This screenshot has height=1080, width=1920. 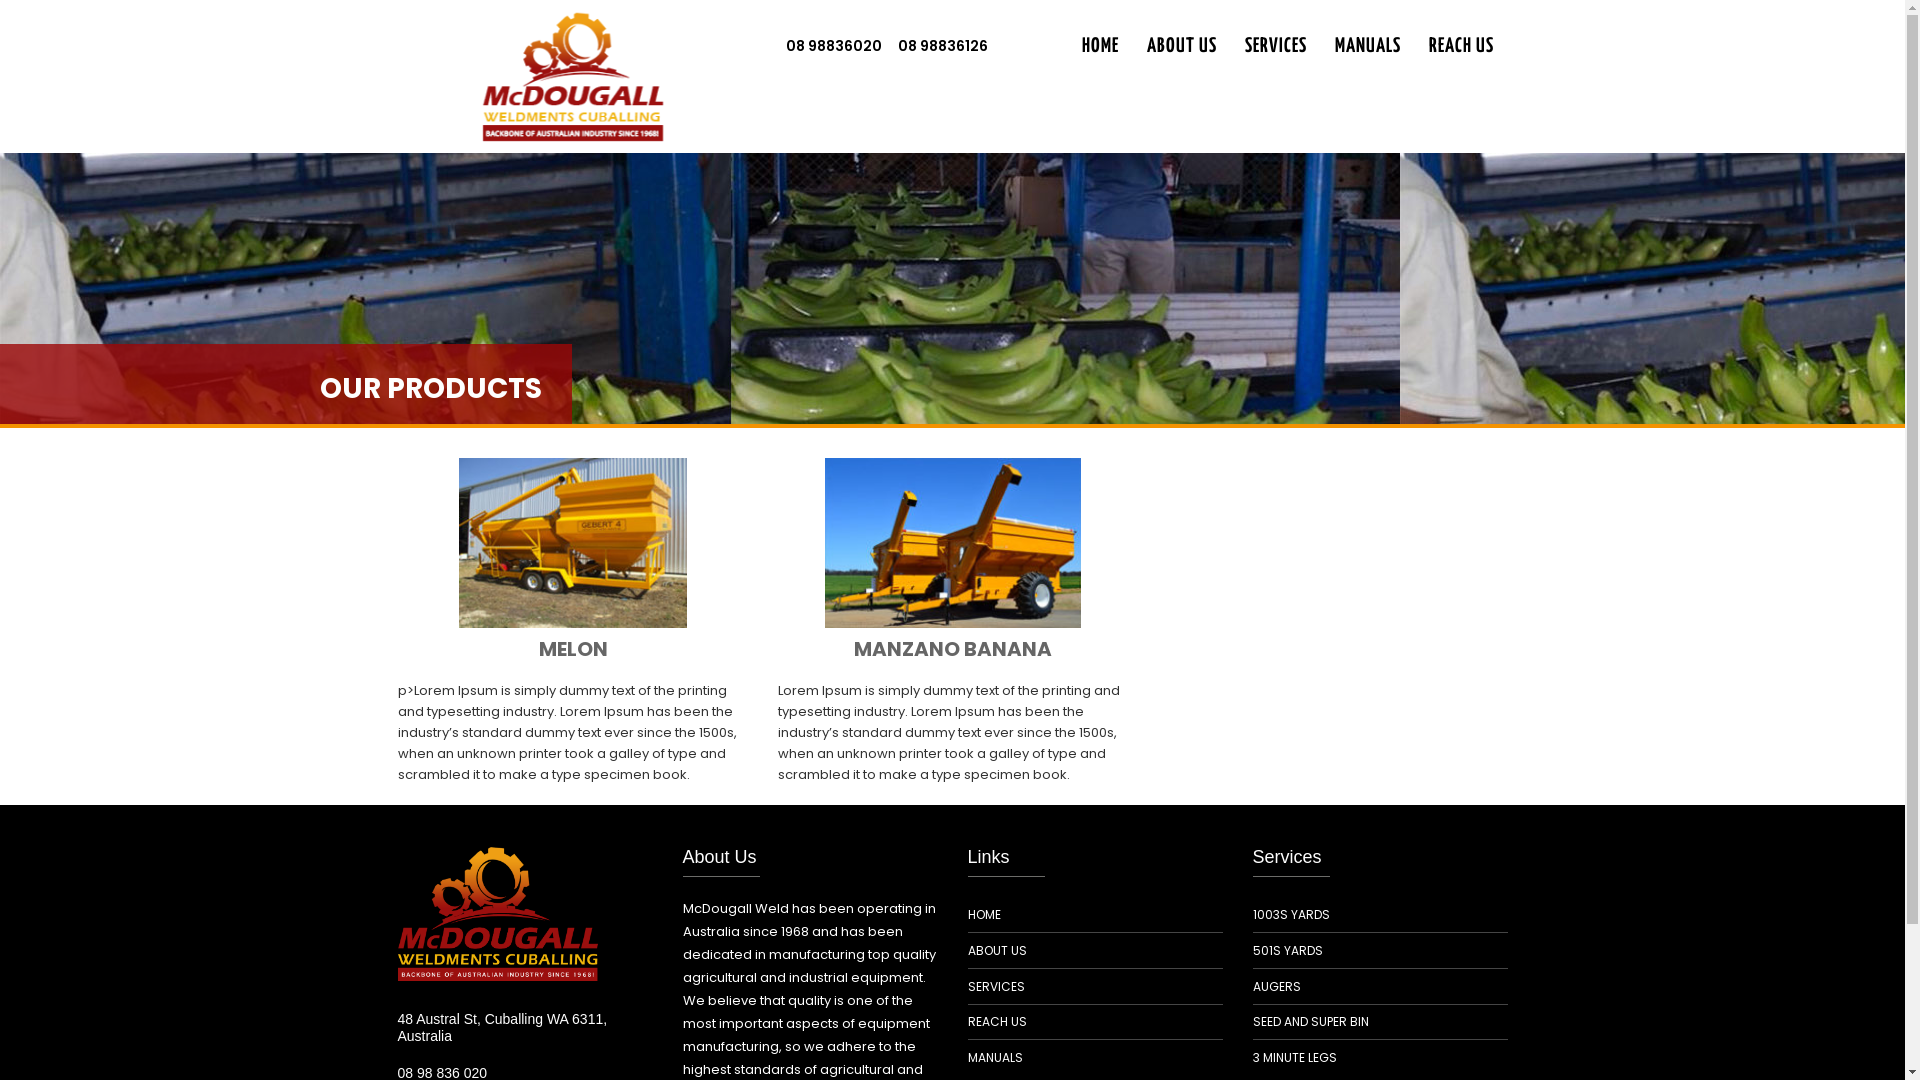 I want to click on 'HOME', so click(x=1099, y=46).